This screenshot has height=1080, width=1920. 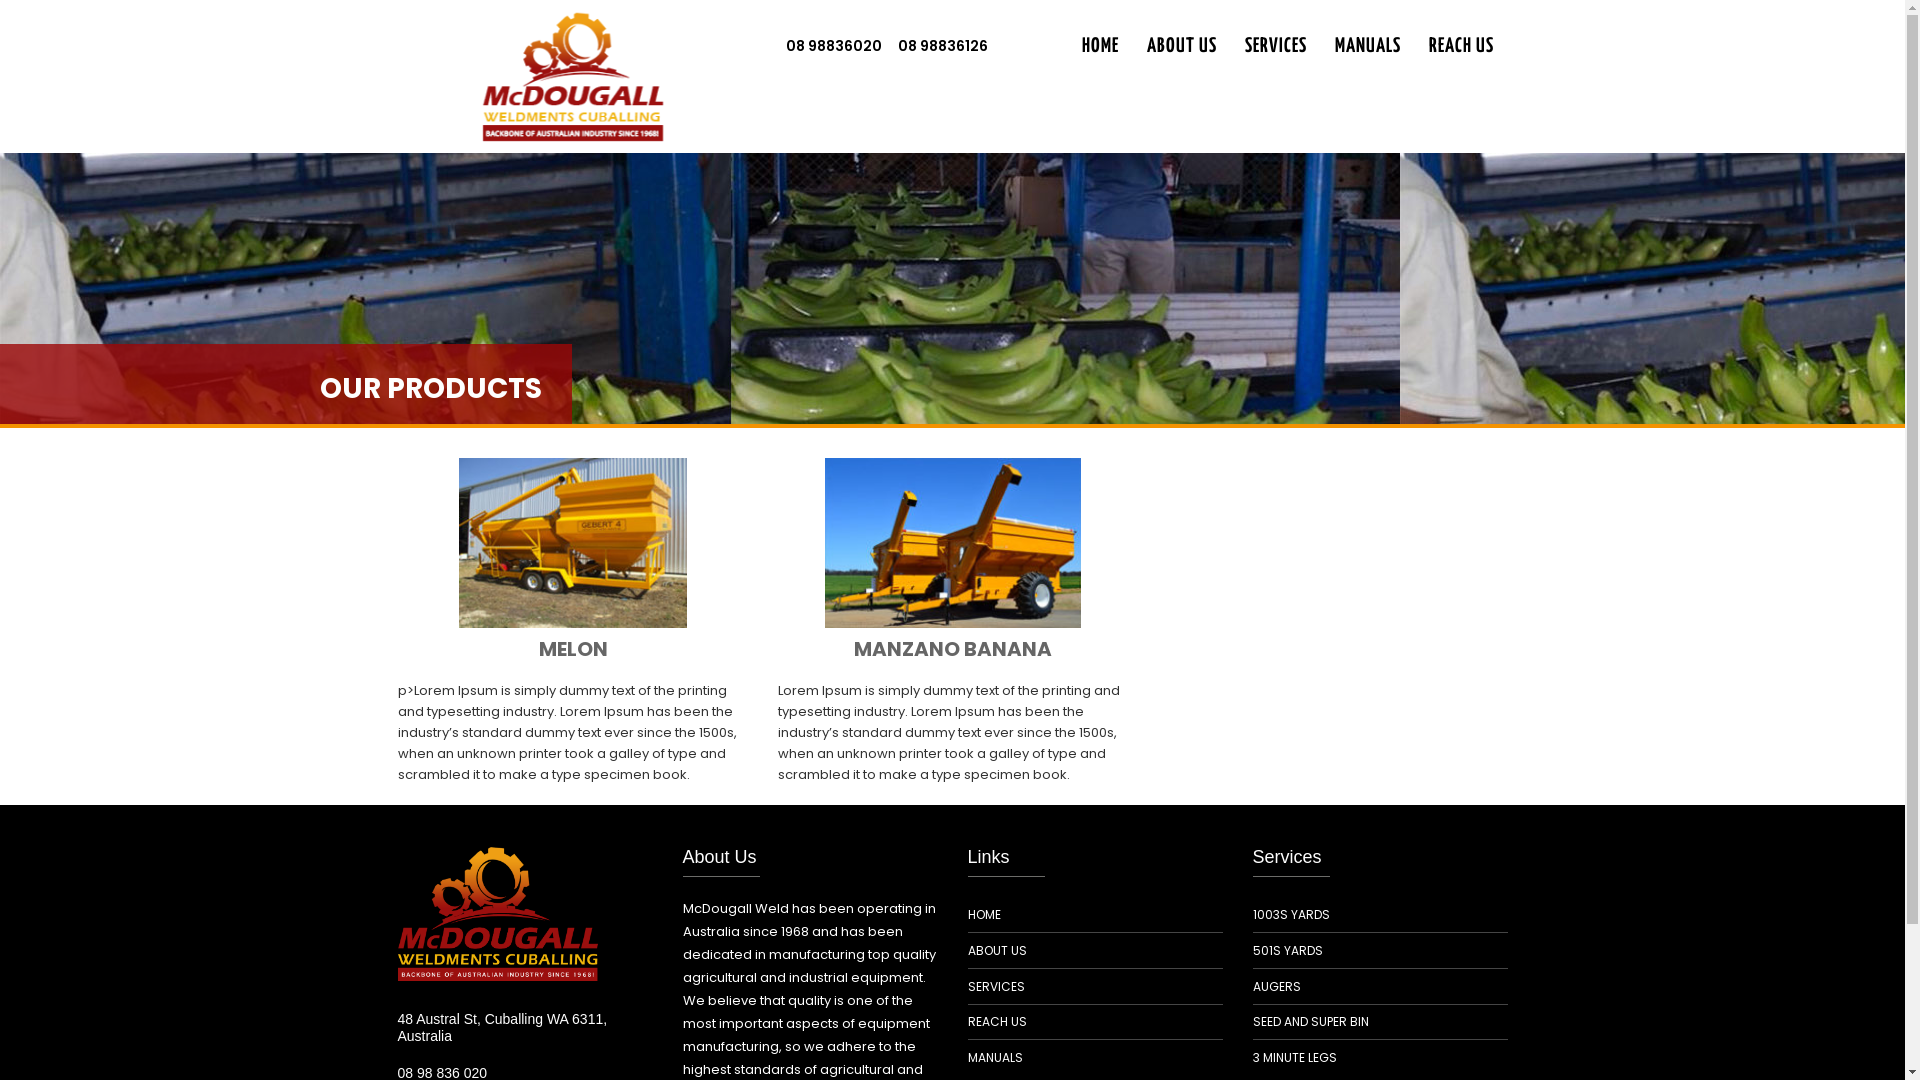 I want to click on 'HOME', so click(x=1099, y=46).